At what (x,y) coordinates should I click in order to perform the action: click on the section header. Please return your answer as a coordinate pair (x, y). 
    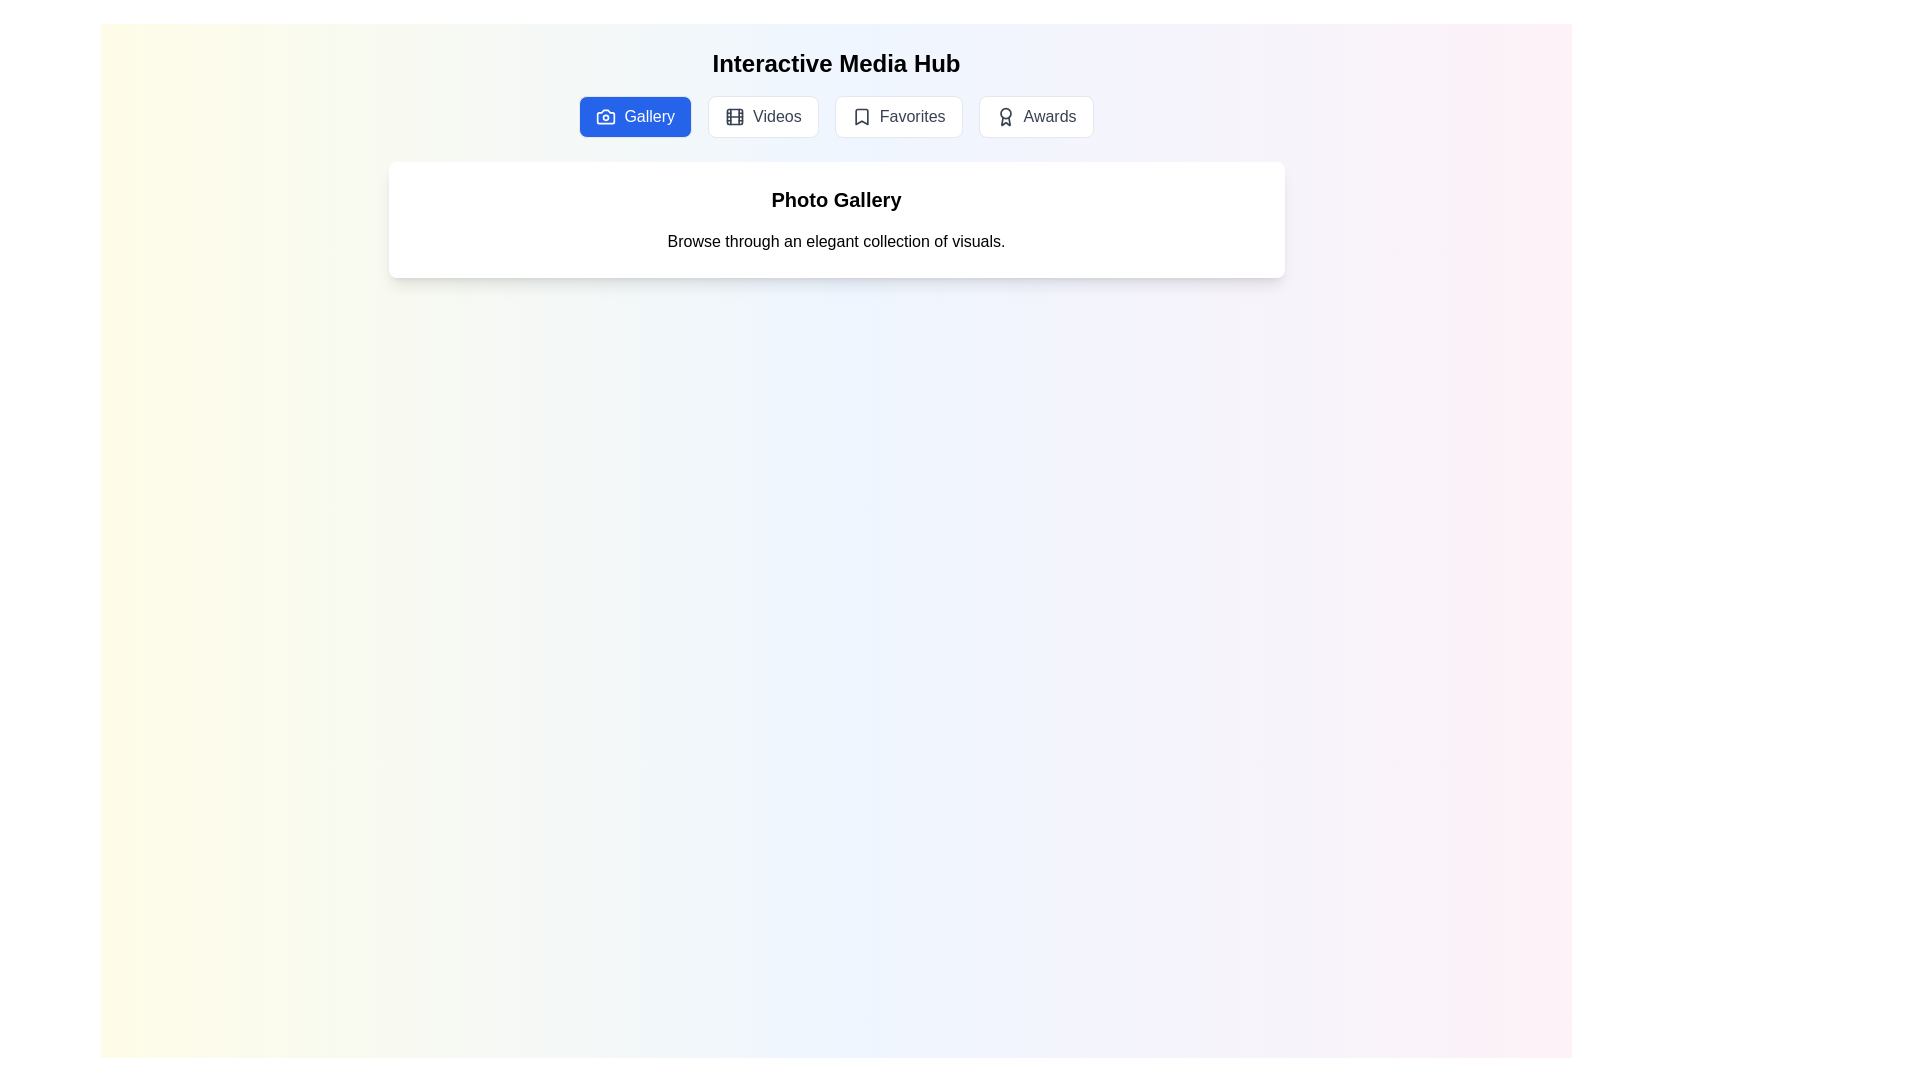
    Looking at the image, I should click on (836, 200).